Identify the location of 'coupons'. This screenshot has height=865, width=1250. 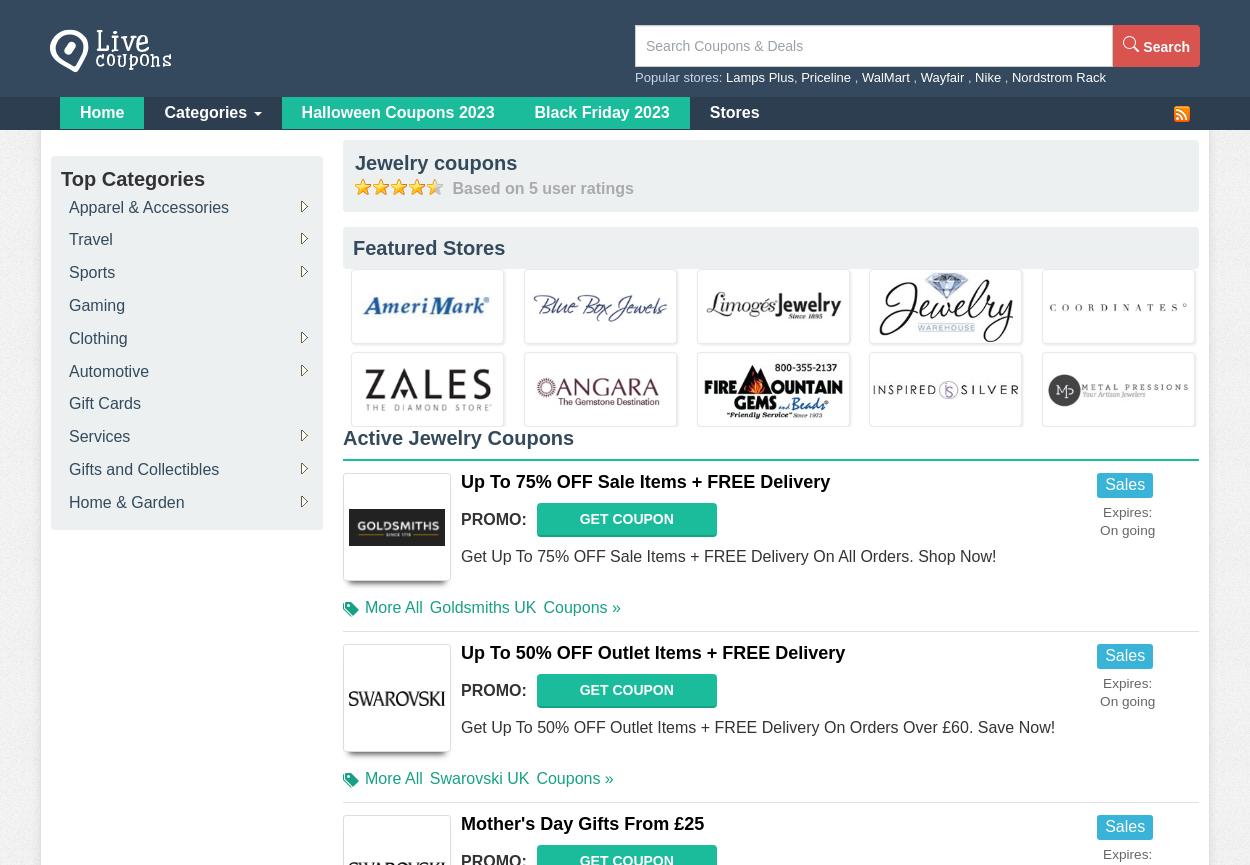
(471, 161).